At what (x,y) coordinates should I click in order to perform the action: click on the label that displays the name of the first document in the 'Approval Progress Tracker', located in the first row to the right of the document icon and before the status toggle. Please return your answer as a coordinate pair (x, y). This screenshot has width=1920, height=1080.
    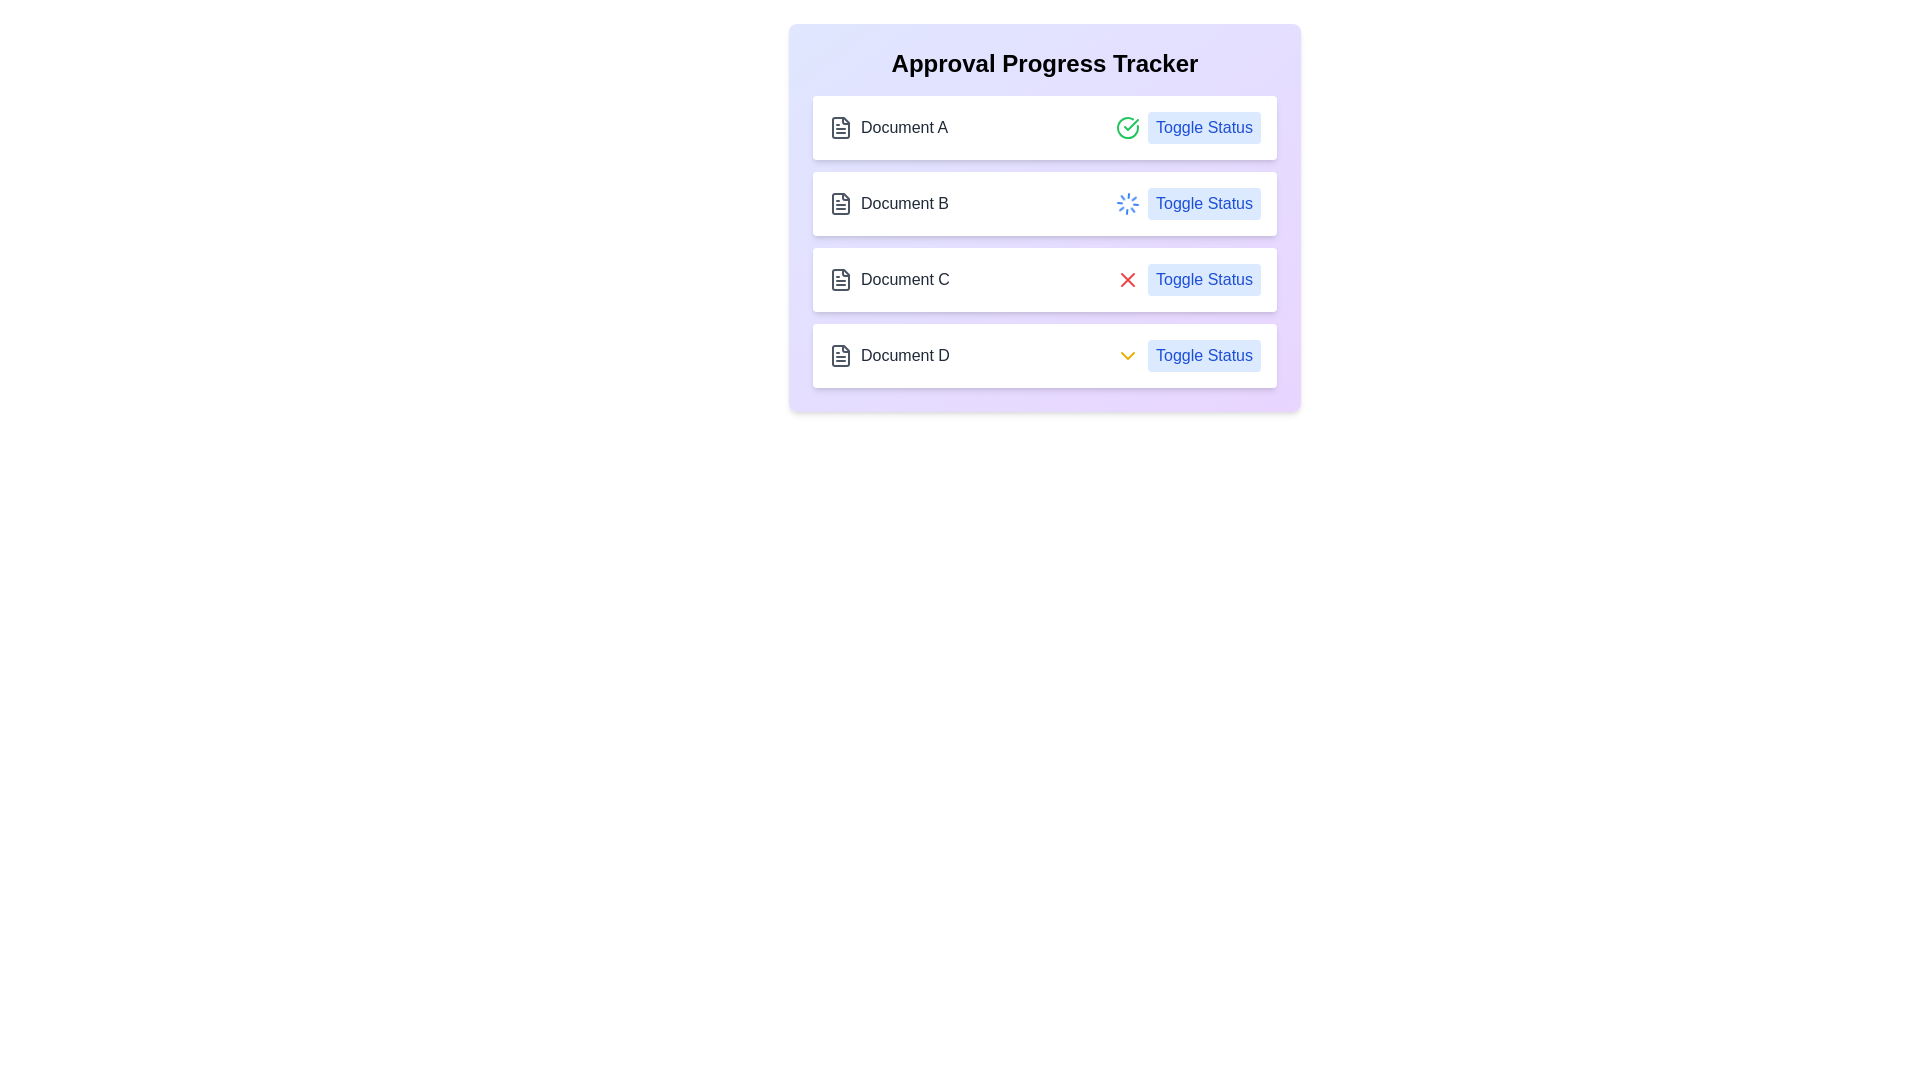
    Looking at the image, I should click on (903, 127).